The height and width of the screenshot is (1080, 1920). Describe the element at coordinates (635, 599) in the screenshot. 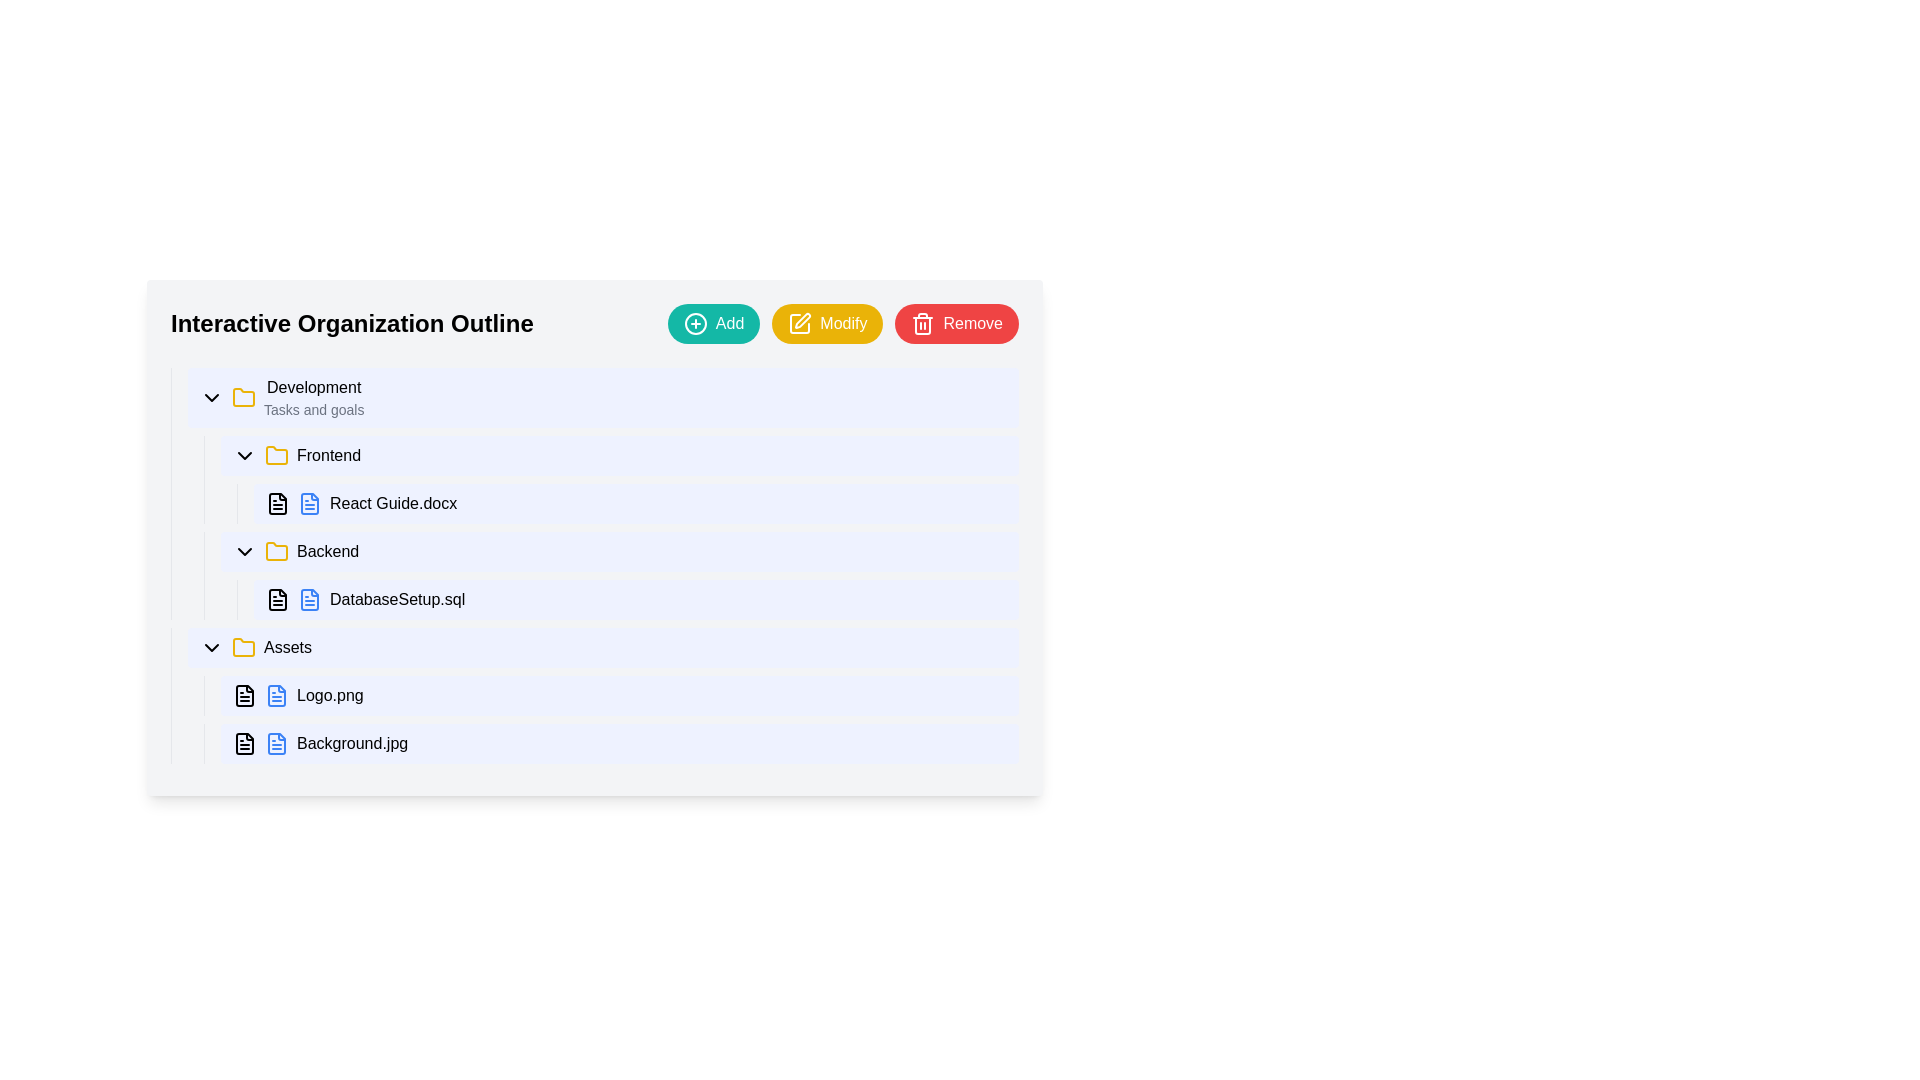

I see `the list item representing the file 'DatabaseSetup.sql'` at that location.